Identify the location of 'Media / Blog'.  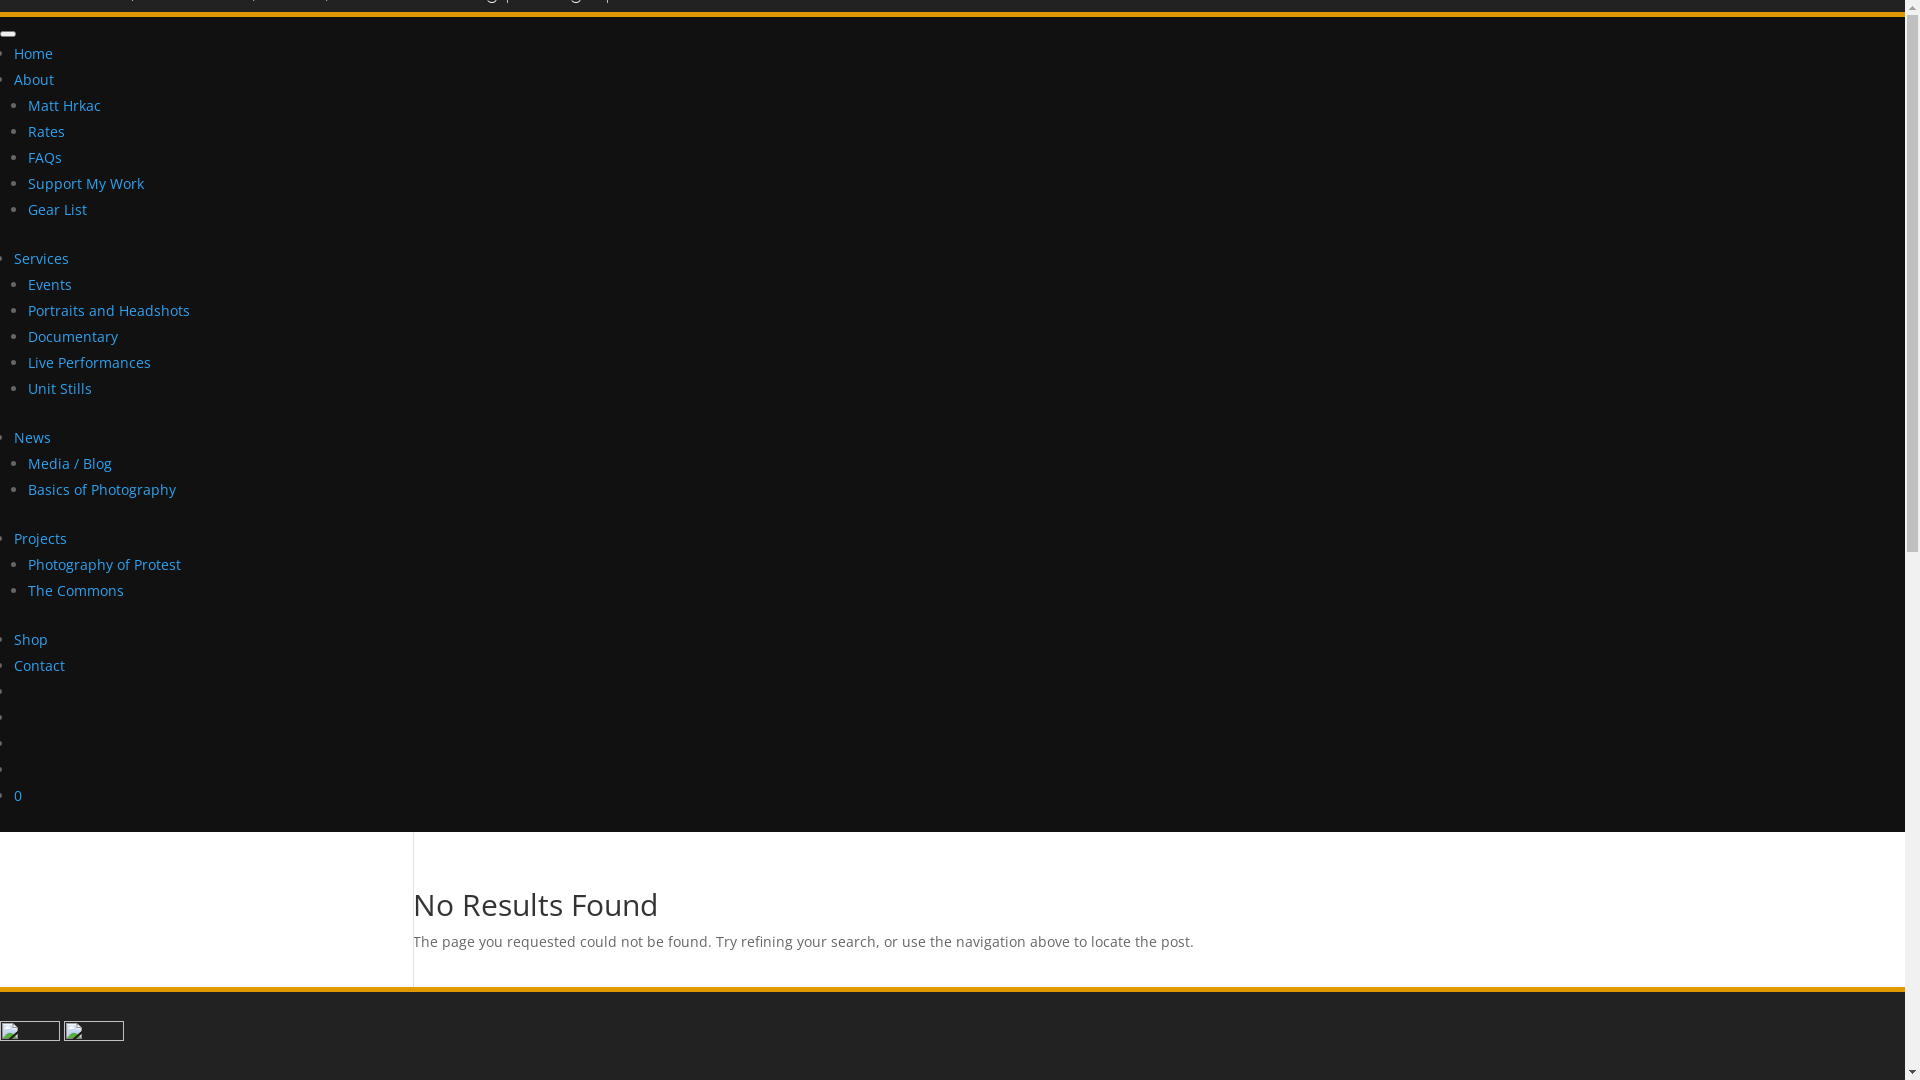
(70, 463).